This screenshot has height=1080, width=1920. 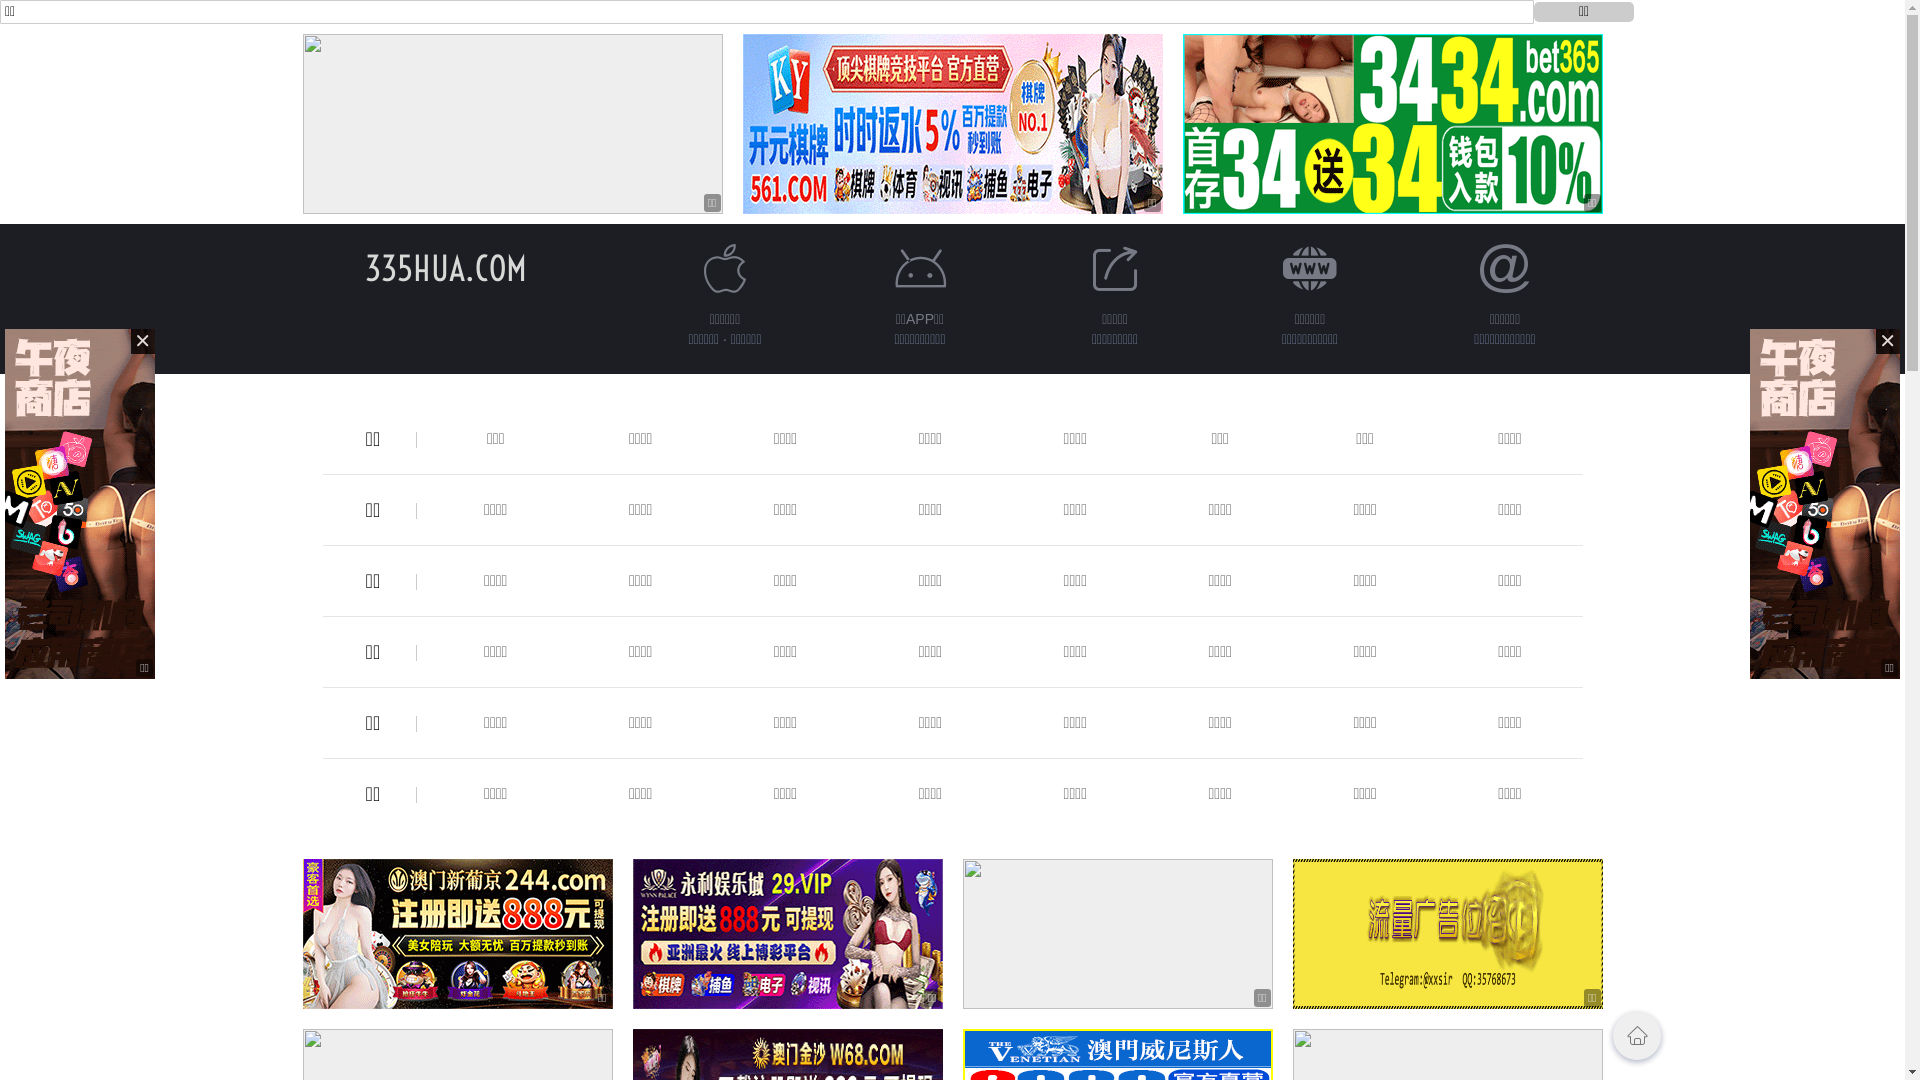 I want to click on '335HUA.COM', so click(x=364, y=267).